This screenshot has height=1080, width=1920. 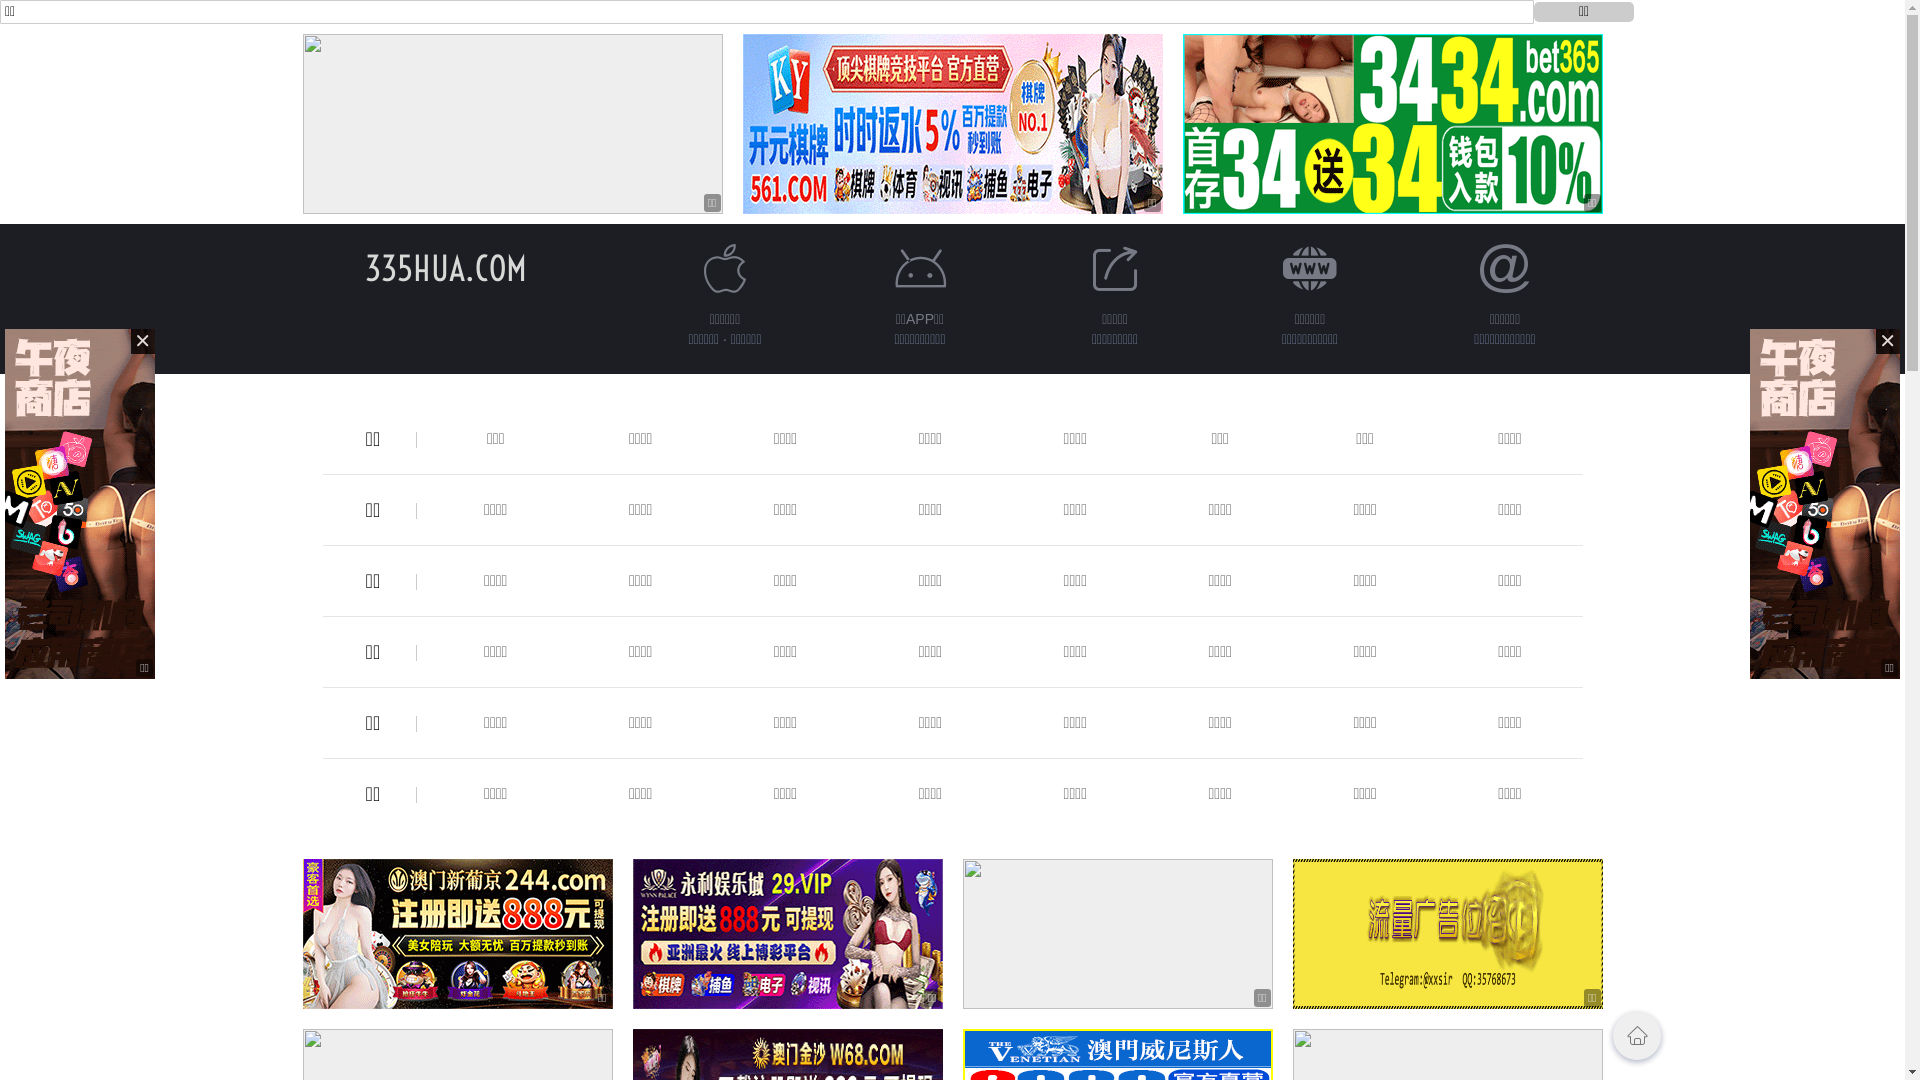 I want to click on '335HUA.COM', so click(x=364, y=267).